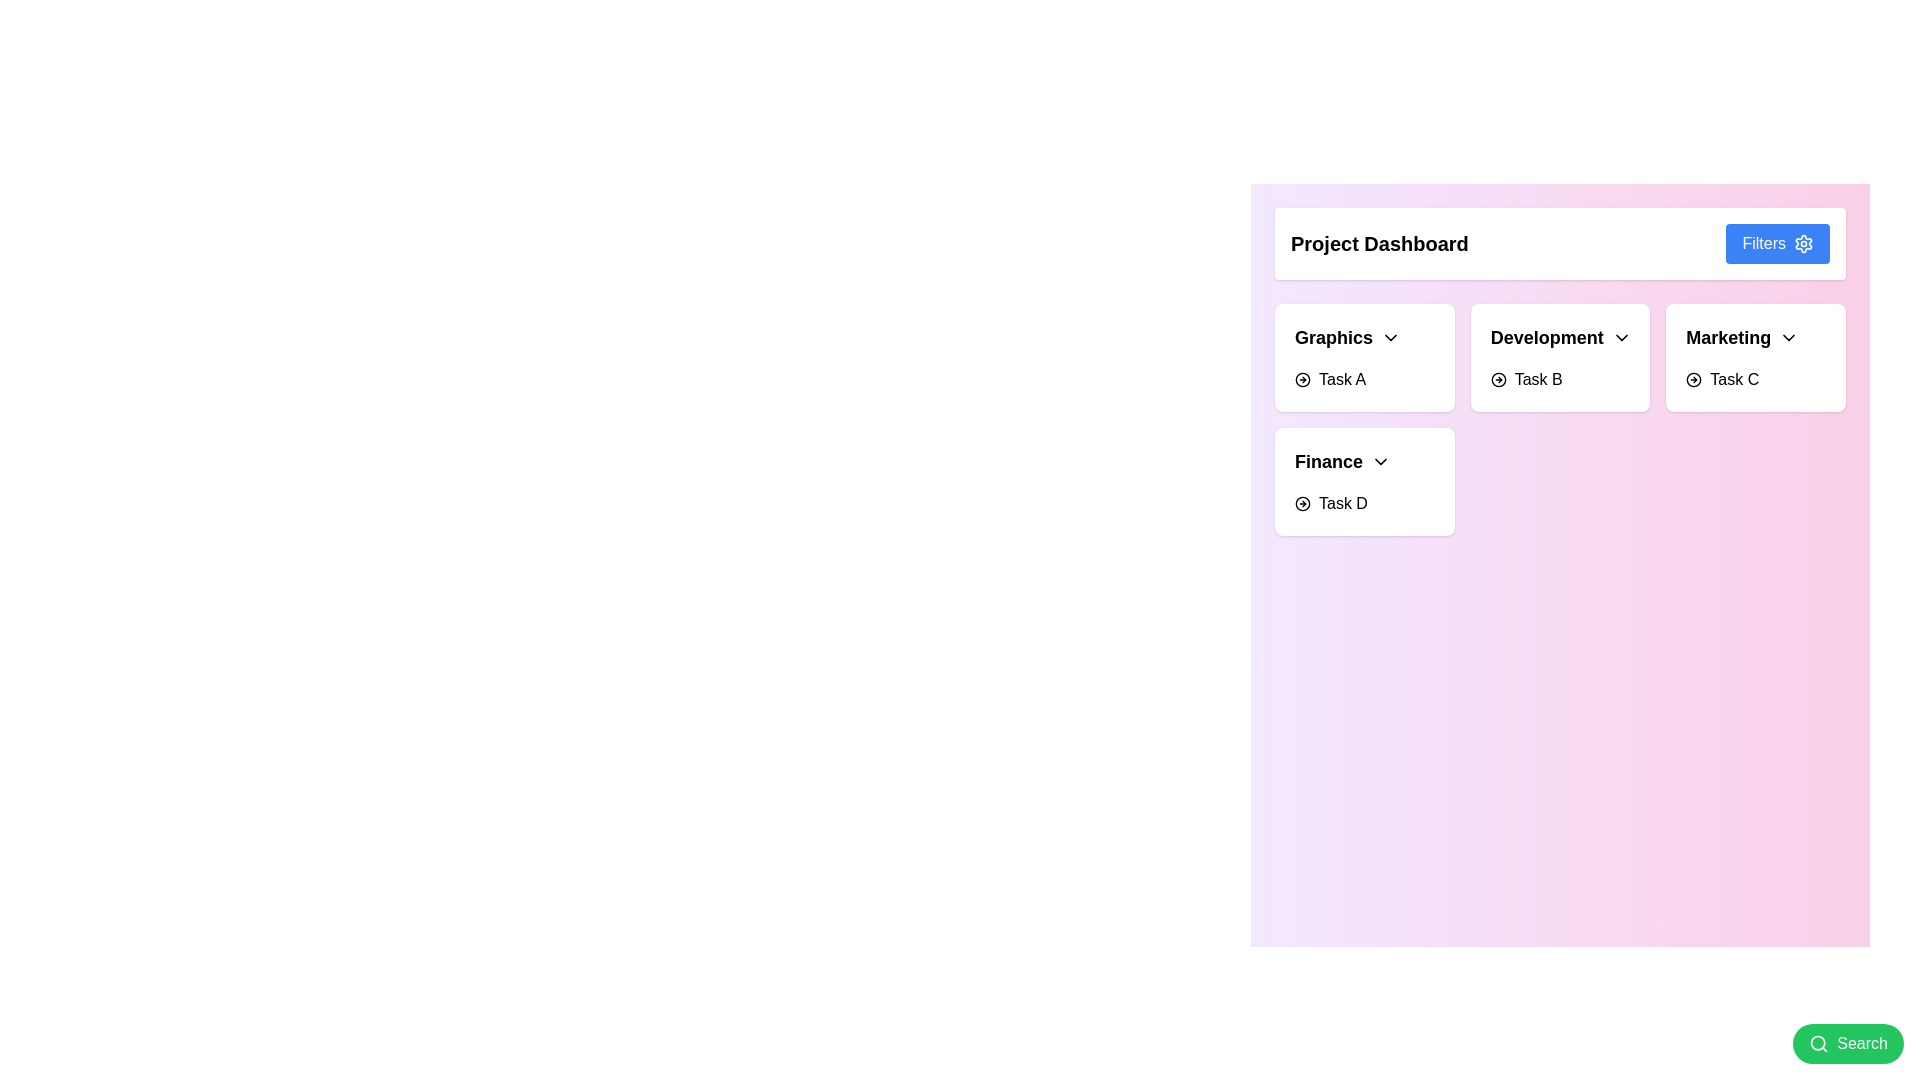 The image size is (1920, 1080). What do you see at coordinates (1329, 462) in the screenshot?
I see `the static text element displaying the title 'Finance' located in the bottom-left card of the grid under 'Project Dashboard'` at bounding box center [1329, 462].